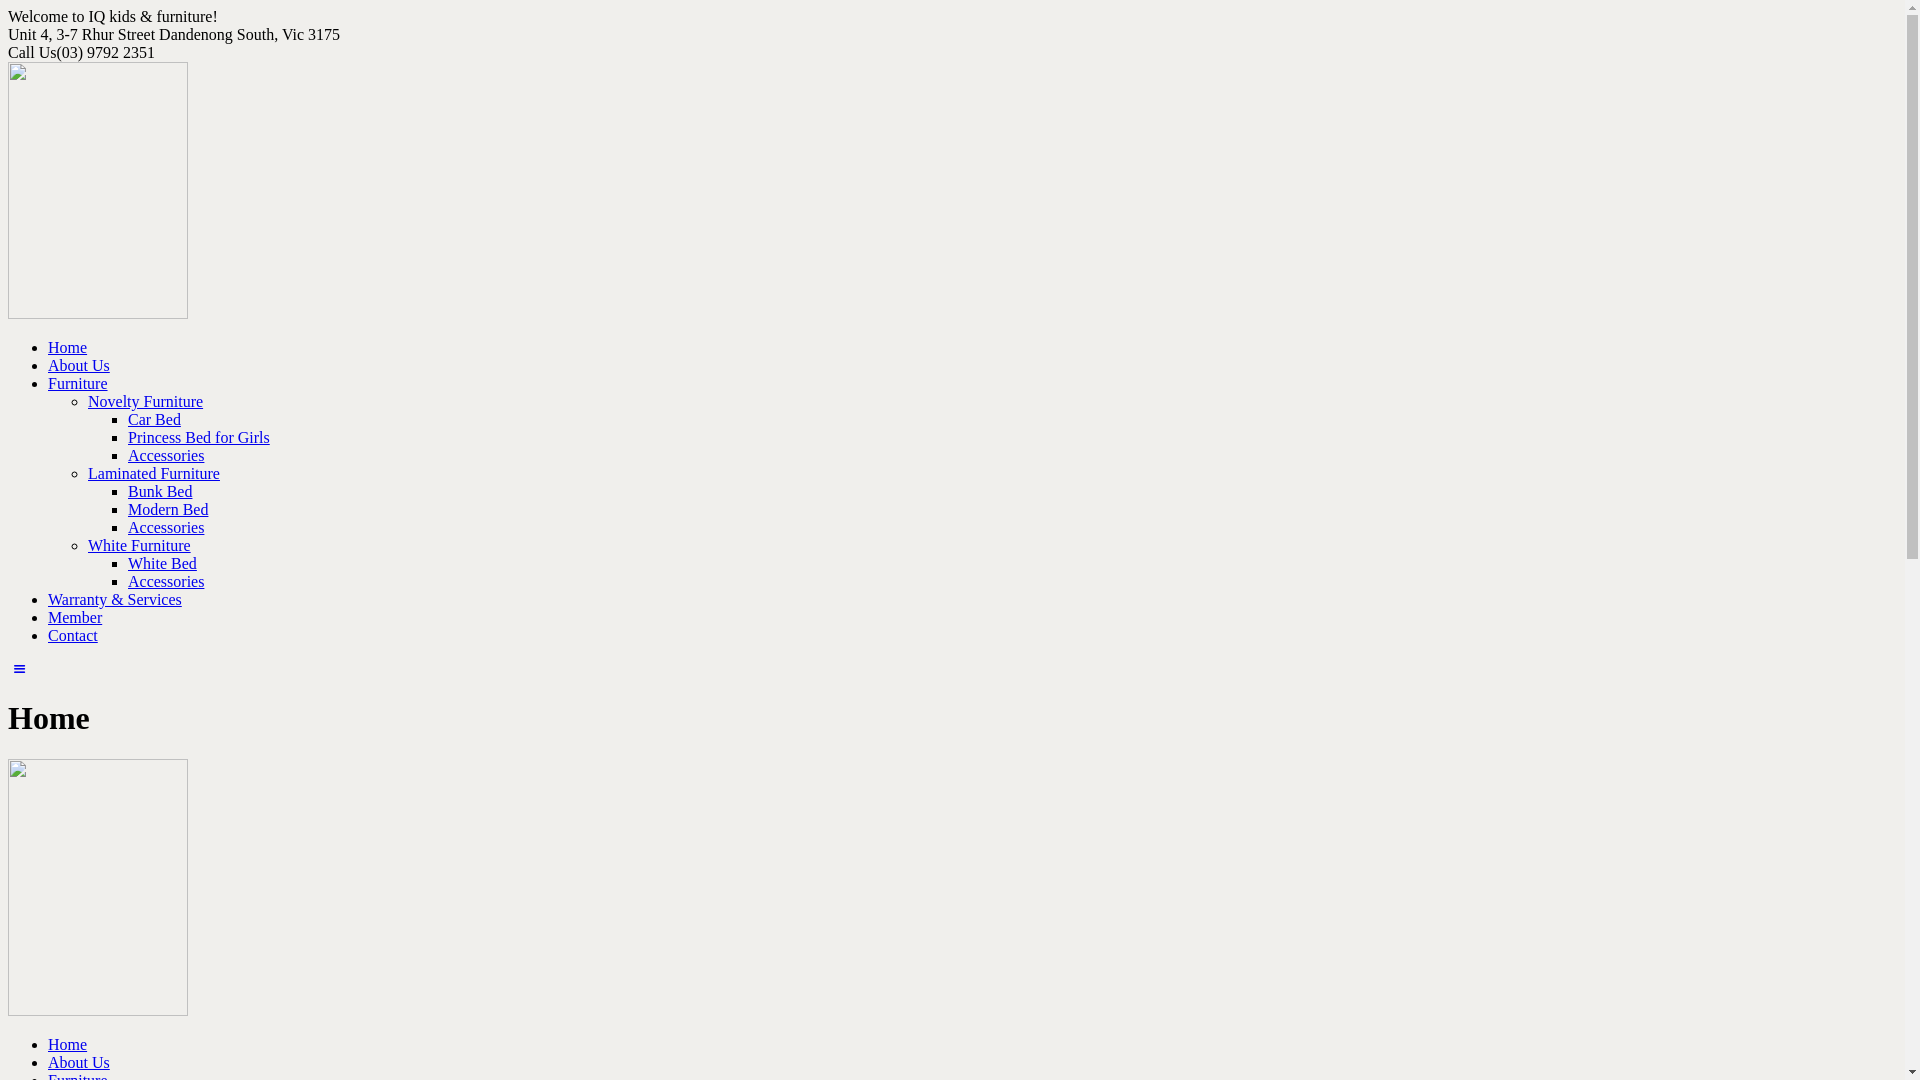 This screenshot has width=1920, height=1080. Describe the element at coordinates (67, 346) in the screenshot. I see `'Home'` at that location.